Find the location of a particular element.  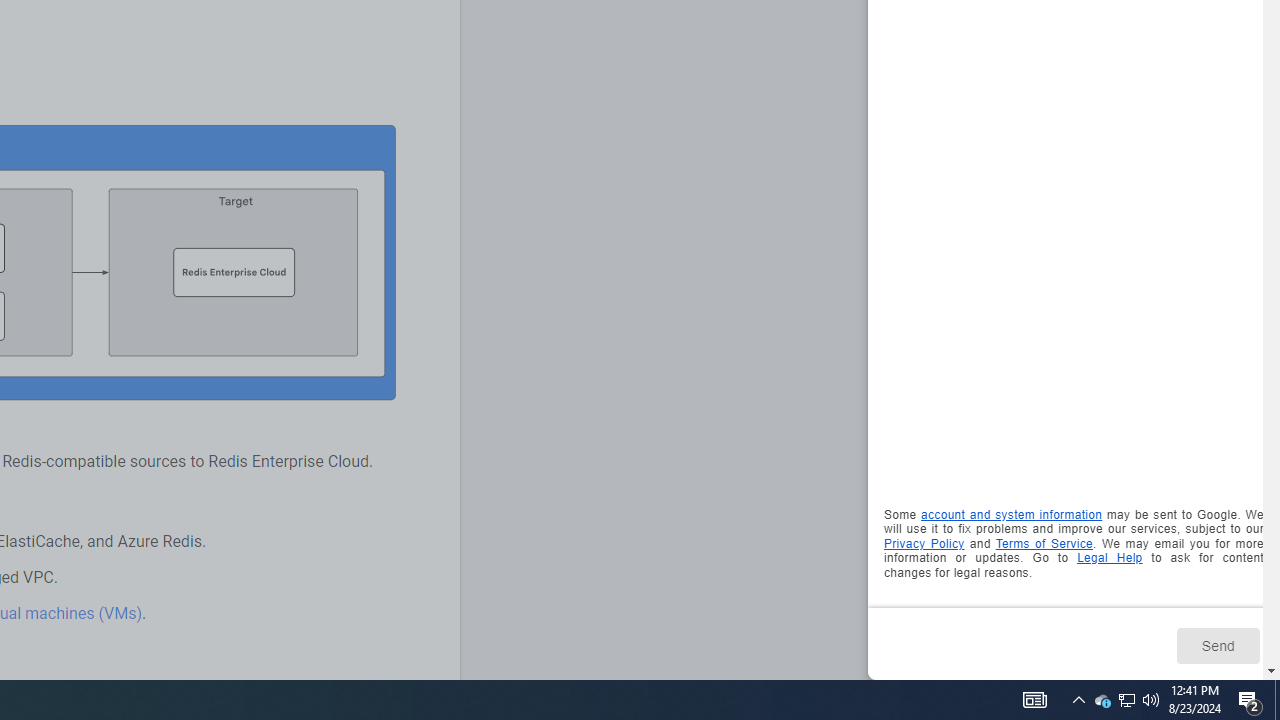

'Opens in a new tab. Legal Help' is located at coordinates (1108, 558).